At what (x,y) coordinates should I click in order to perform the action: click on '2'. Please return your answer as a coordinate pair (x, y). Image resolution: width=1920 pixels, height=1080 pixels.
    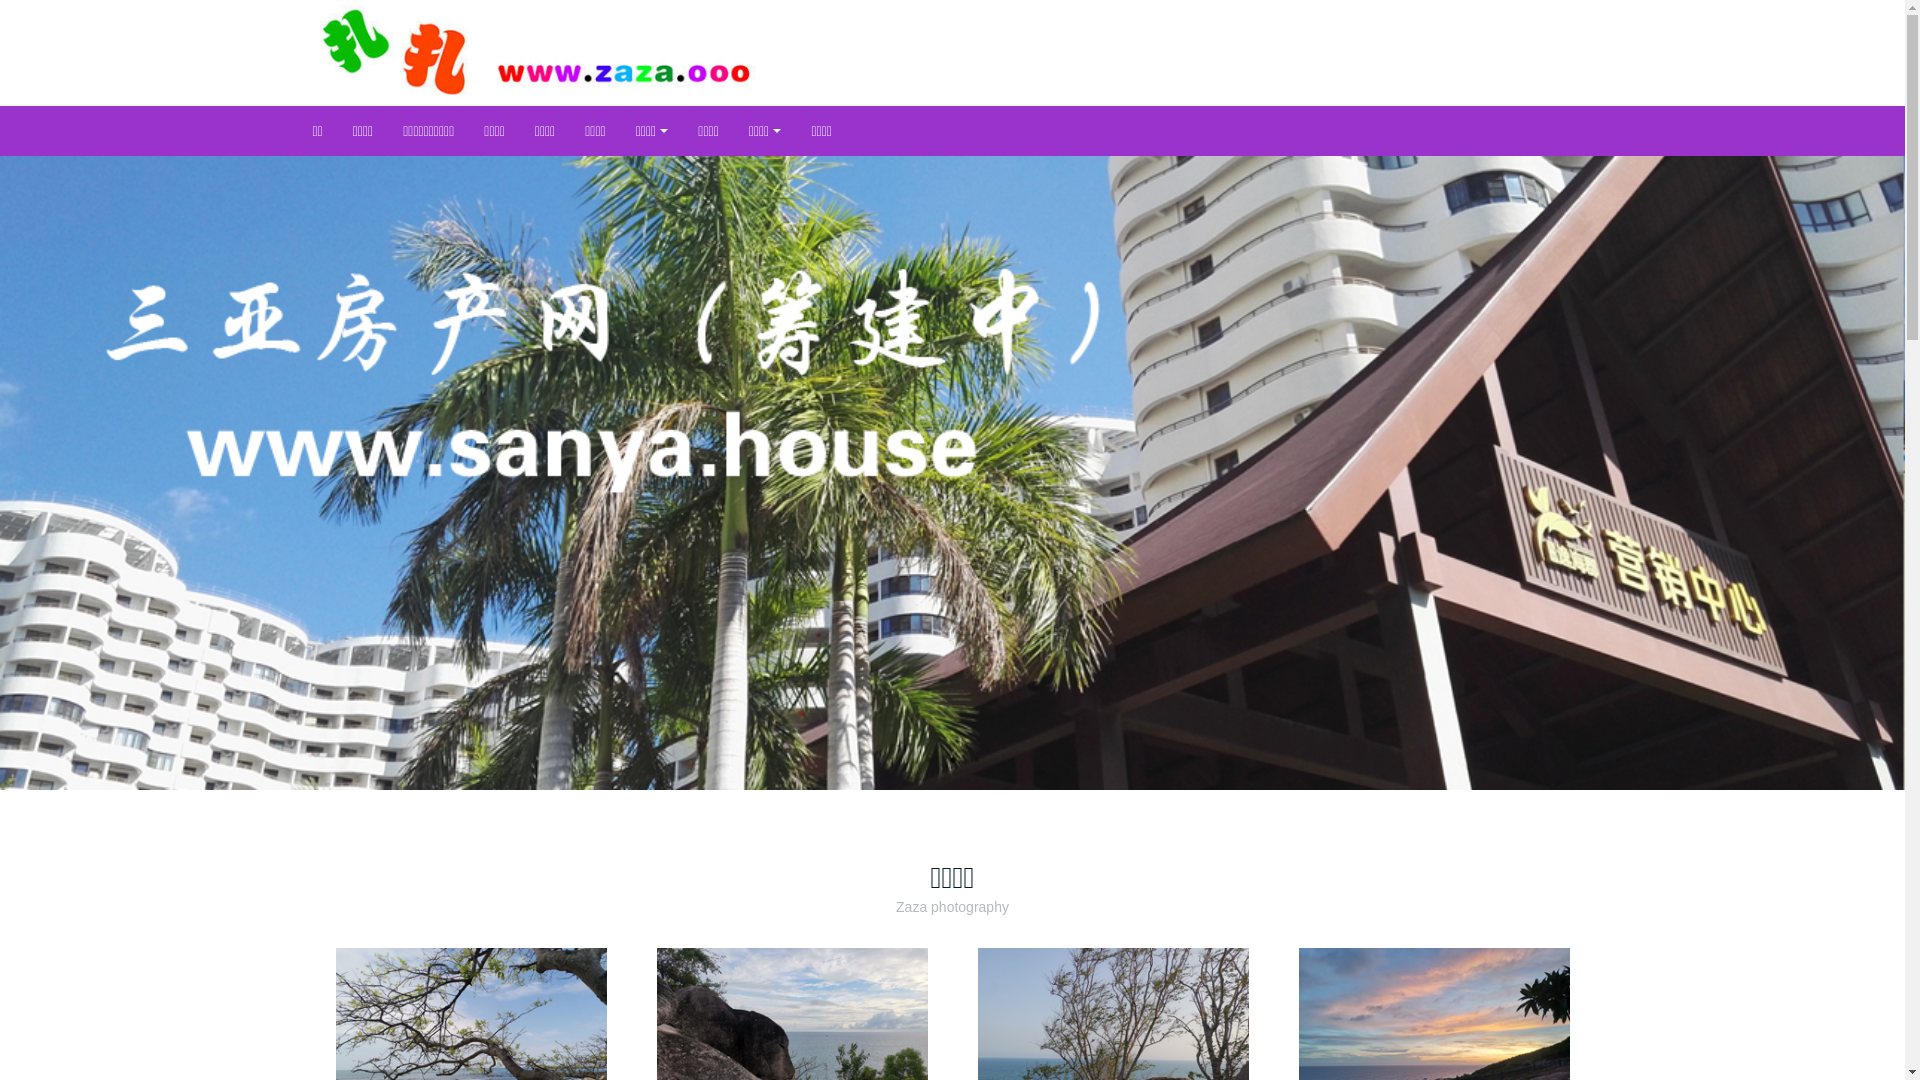
    Looking at the image, I should click on (950, 759).